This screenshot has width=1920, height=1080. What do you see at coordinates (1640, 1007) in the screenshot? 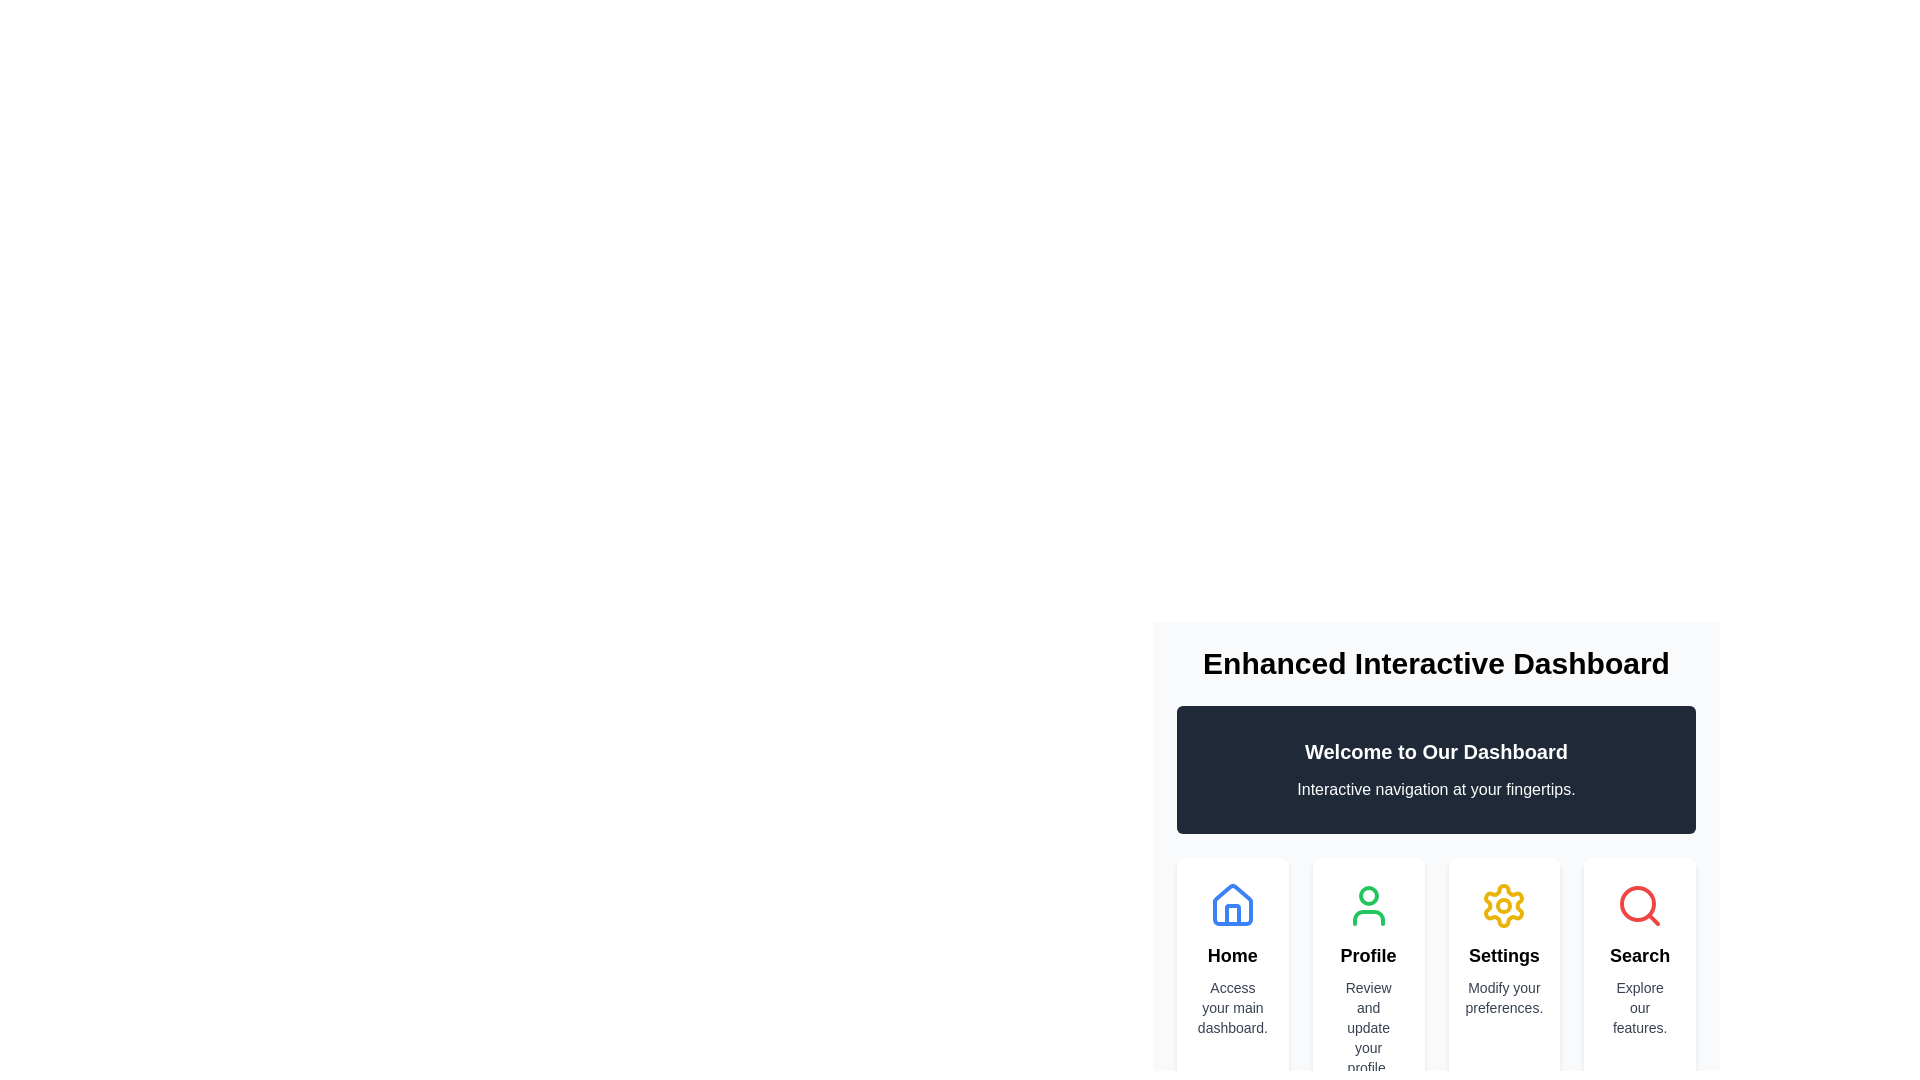
I see `the static text label that says 'Explore our features.' located at the bottom of the 'Search' card, which is part of a horizontally aligned group of feature cards` at bounding box center [1640, 1007].